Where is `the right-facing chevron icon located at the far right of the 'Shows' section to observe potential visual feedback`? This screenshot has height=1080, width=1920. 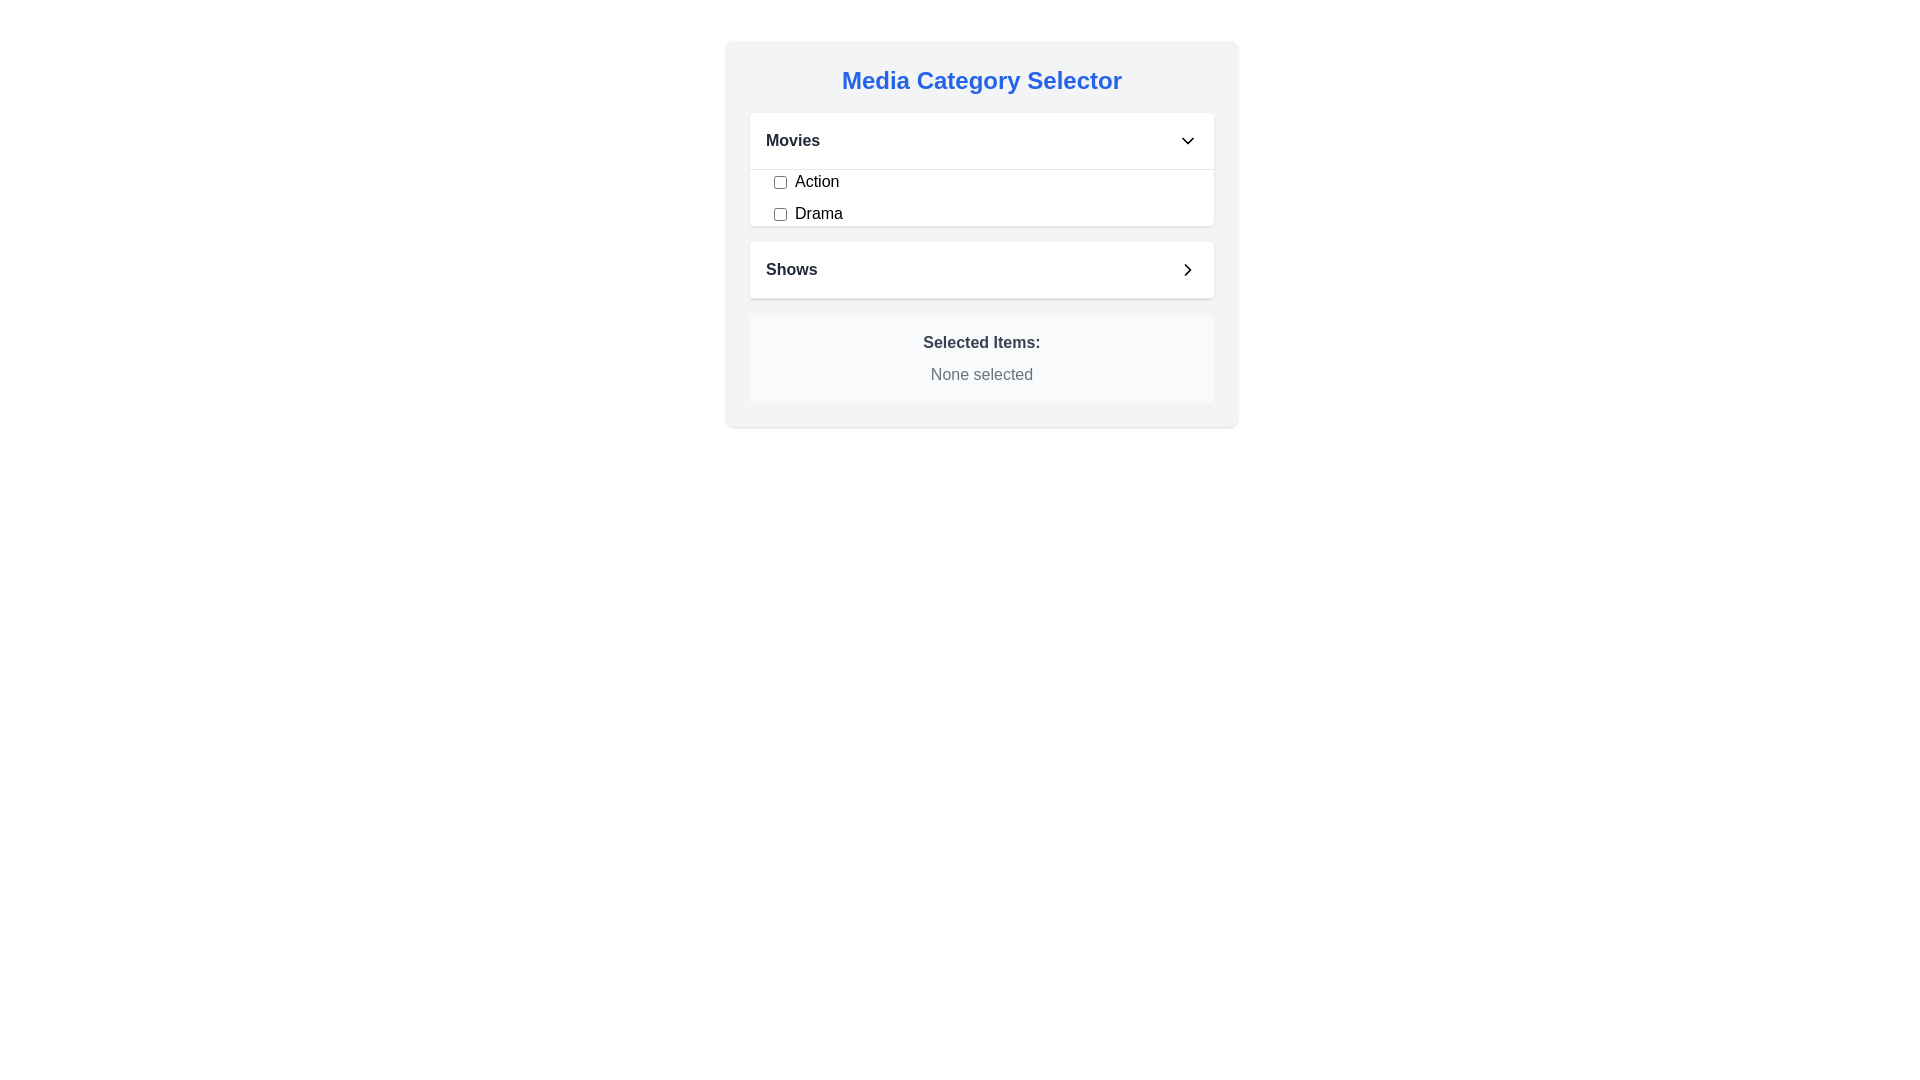
the right-facing chevron icon located at the far right of the 'Shows' section to observe potential visual feedback is located at coordinates (1188, 270).